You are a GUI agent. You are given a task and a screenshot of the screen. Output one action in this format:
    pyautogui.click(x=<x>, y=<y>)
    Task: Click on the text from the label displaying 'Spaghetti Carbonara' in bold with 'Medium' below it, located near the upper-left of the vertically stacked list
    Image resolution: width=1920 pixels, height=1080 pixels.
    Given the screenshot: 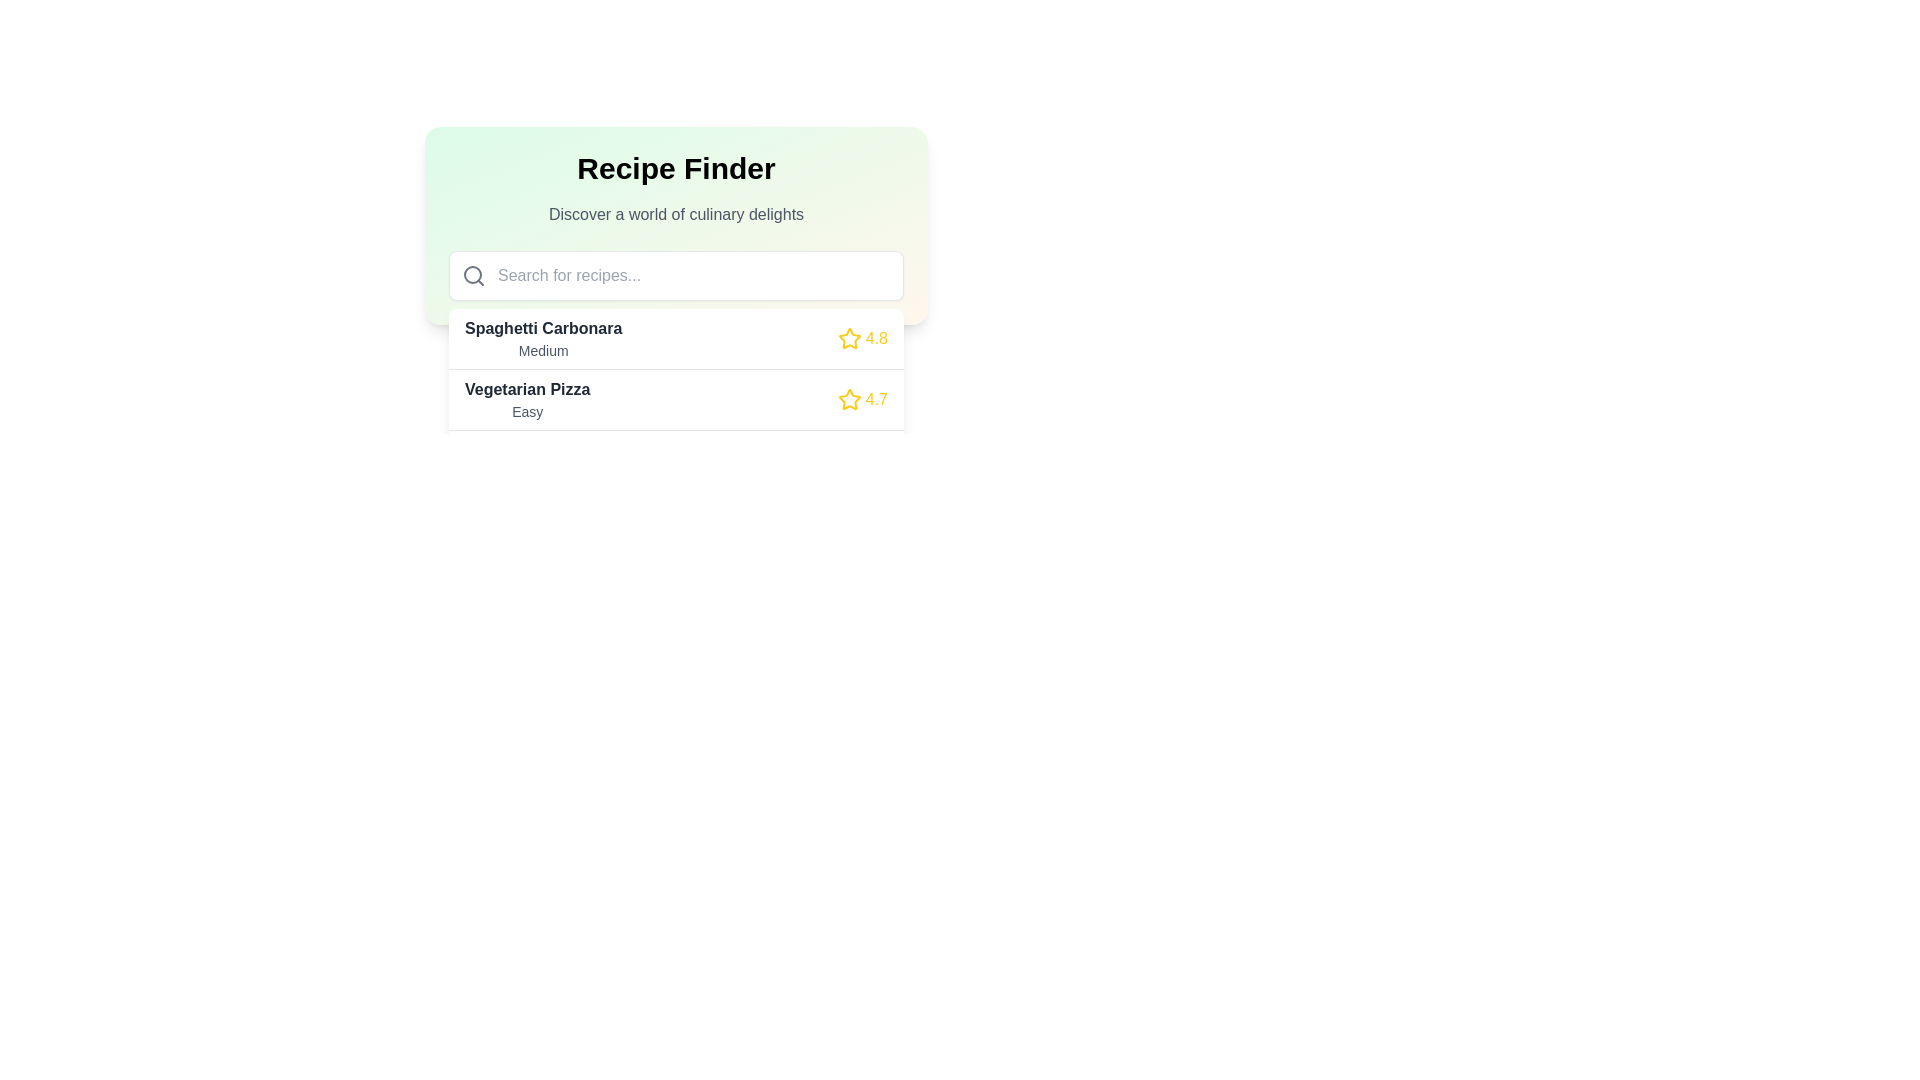 What is the action you would take?
    pyautogui.click(x=543, y=338)
    